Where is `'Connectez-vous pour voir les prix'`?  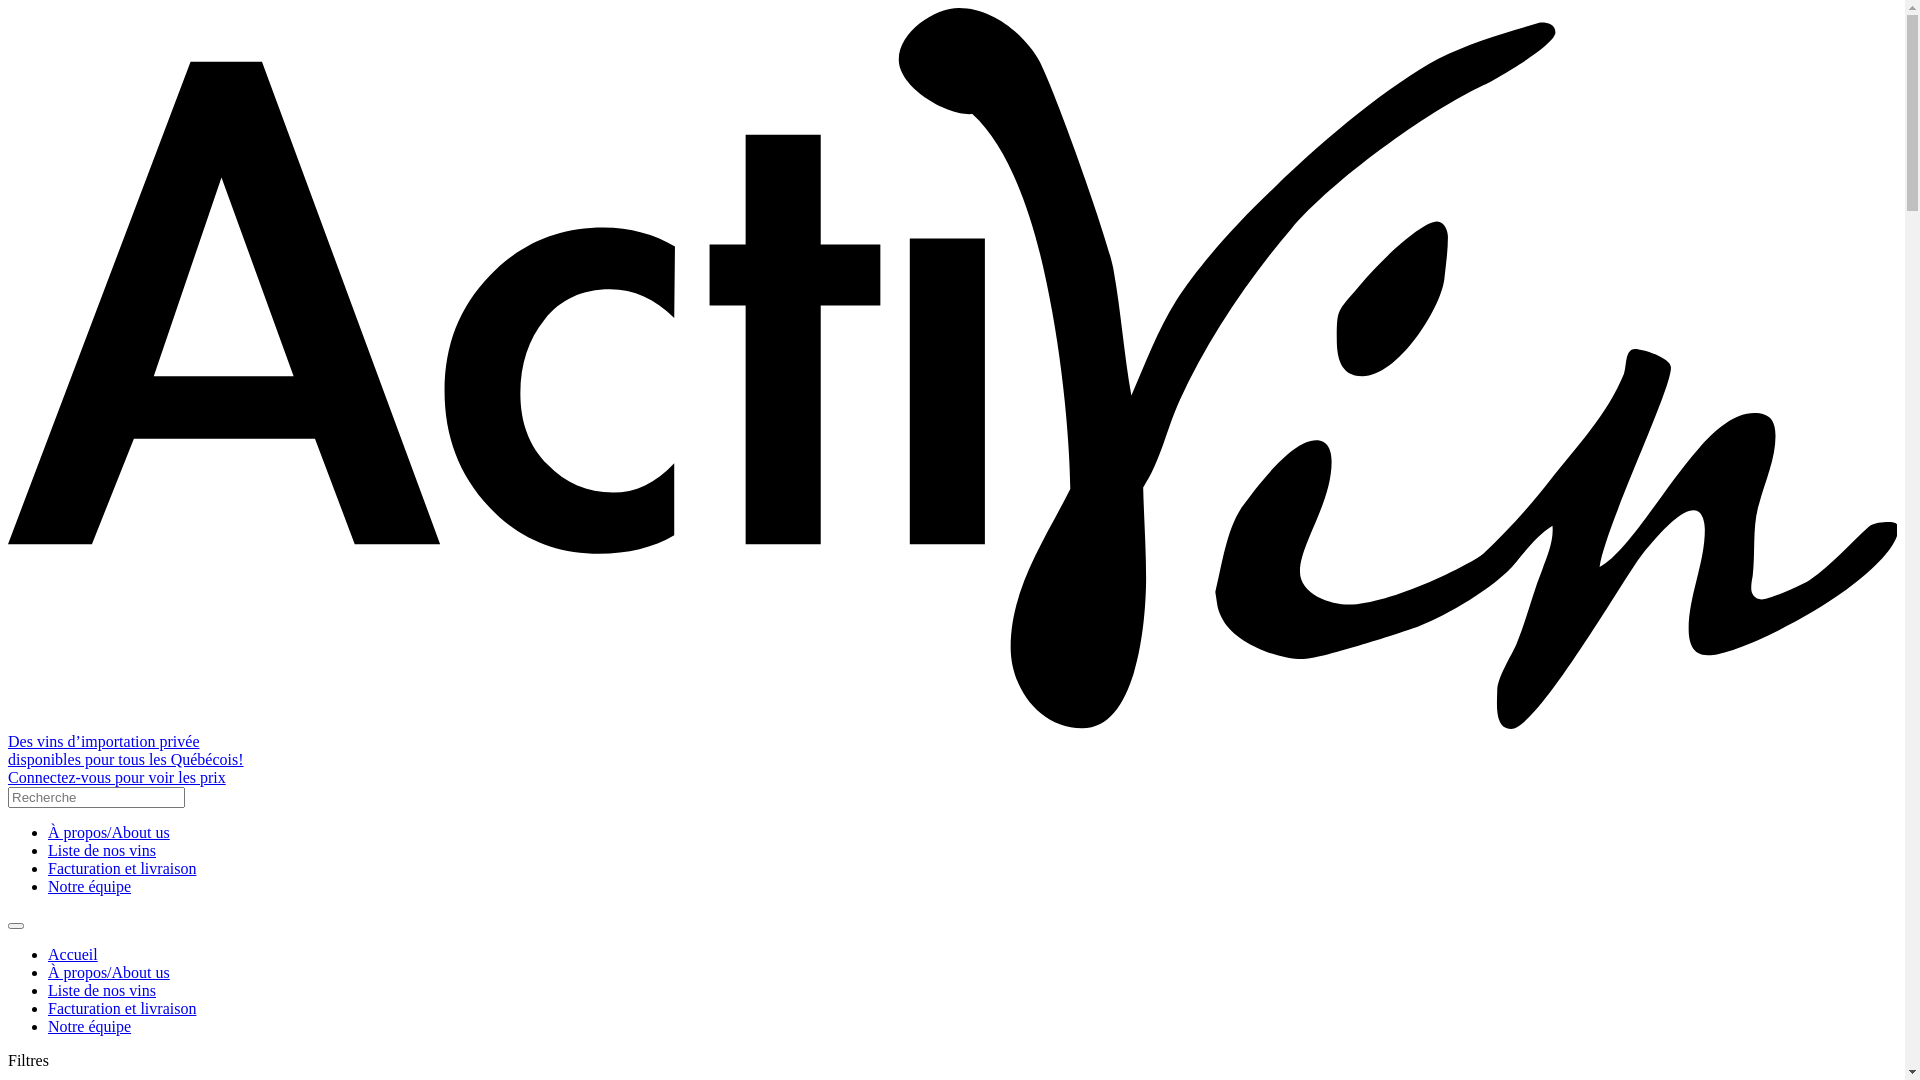
'Connectez-vous pour voir les prix' is located at coordinates (115, 776).